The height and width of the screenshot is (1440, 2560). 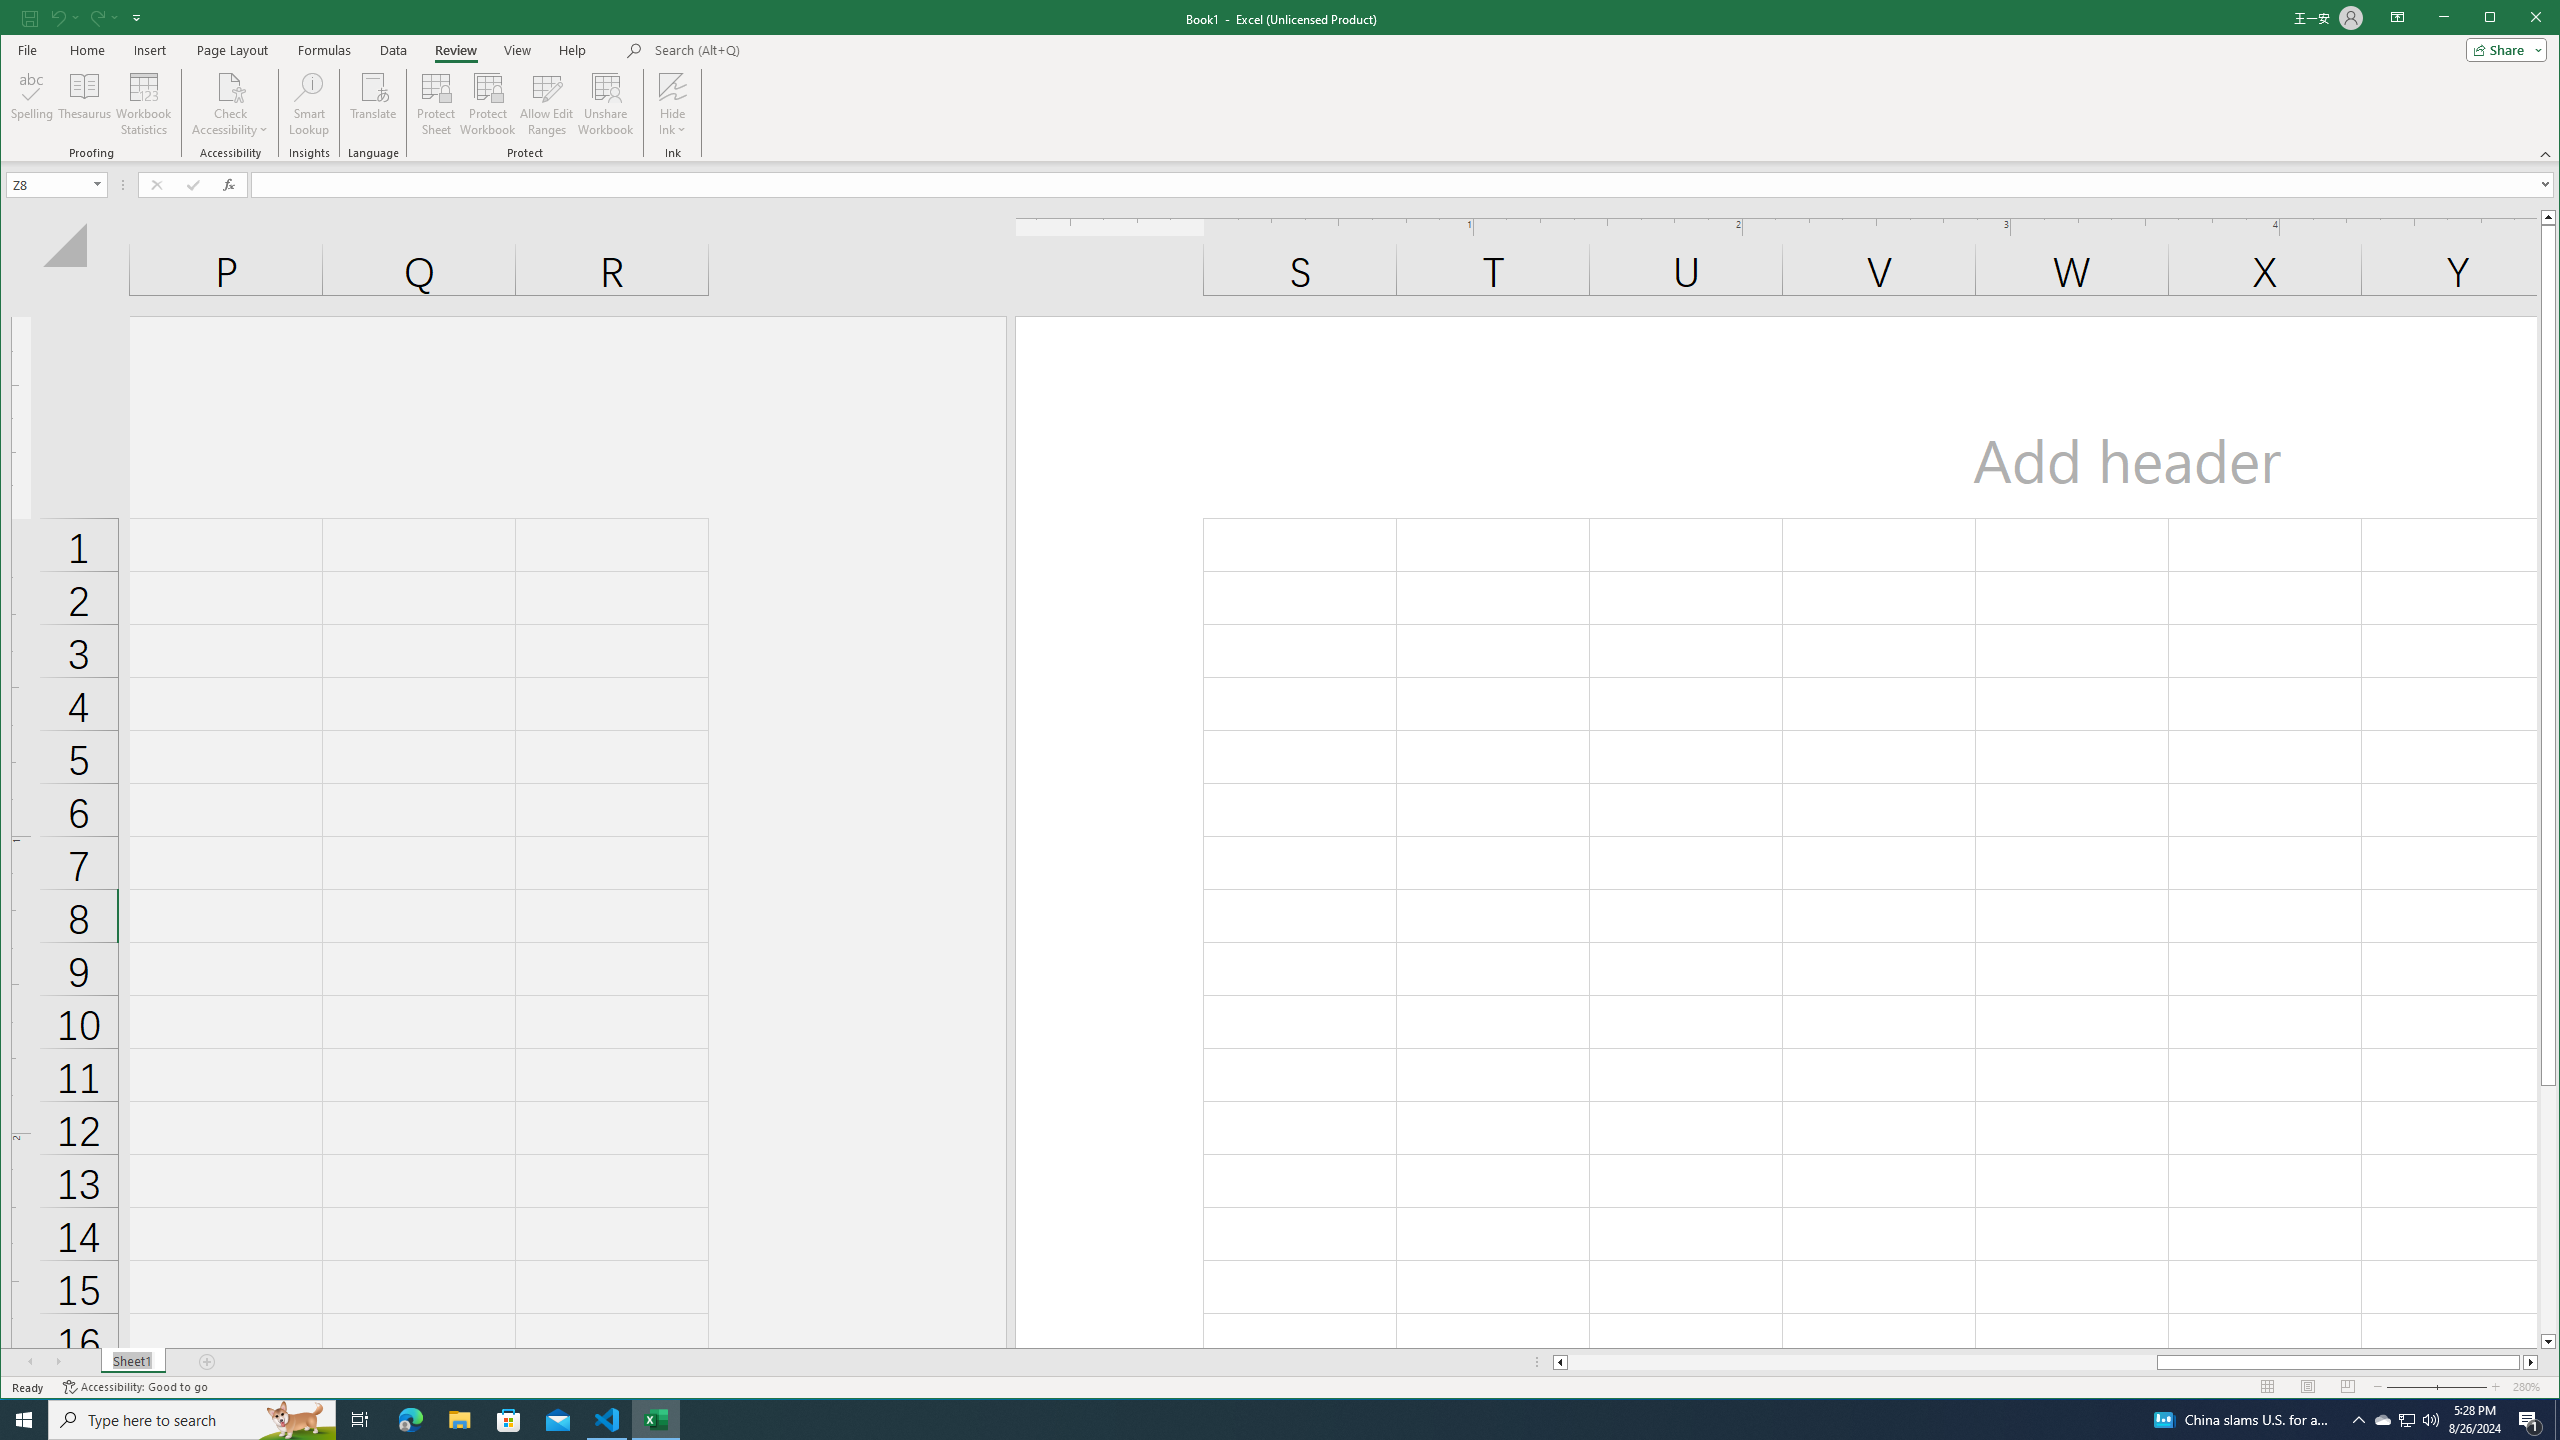 What do you see at coordinates (2519, 19) in the screenshot?
I see `'Maximize'` at bounding box center [2519, 19].